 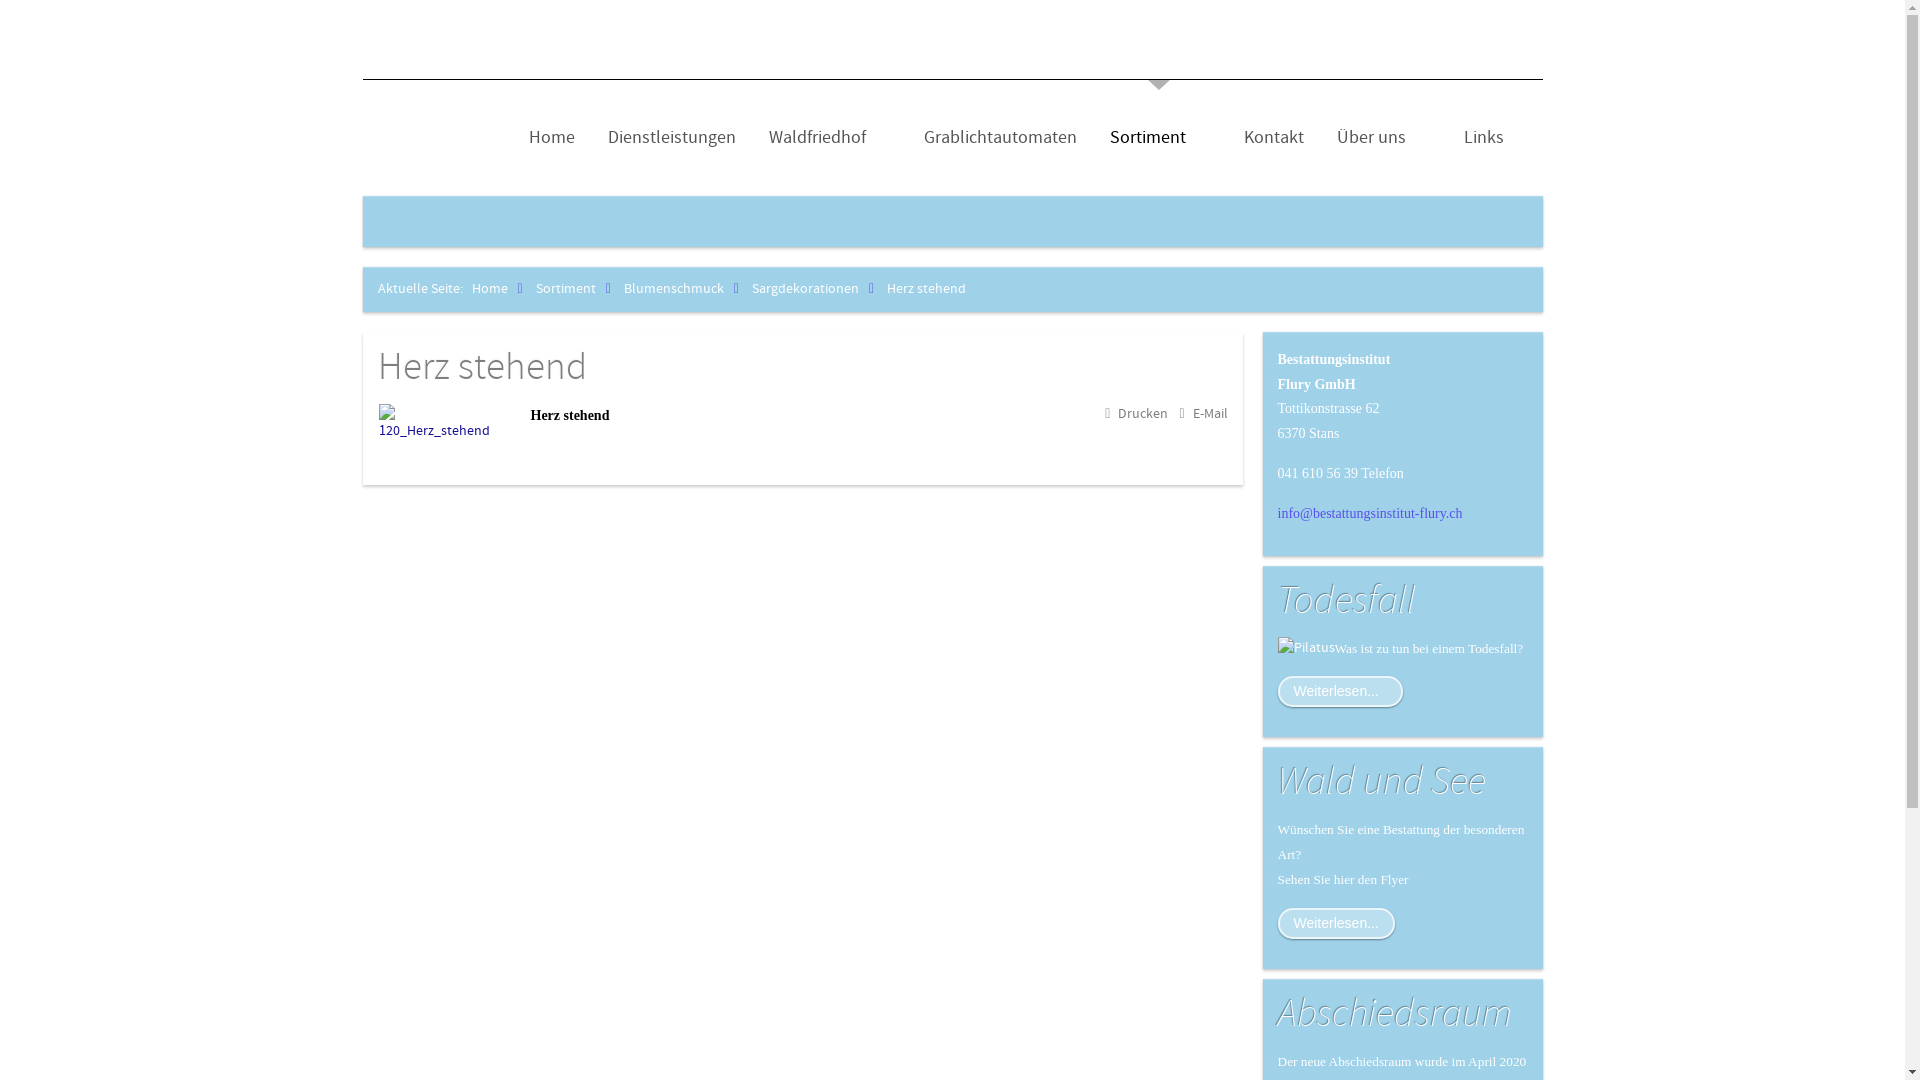 I want to click on 'Dienstleistungen', so click(x=599, y=137).